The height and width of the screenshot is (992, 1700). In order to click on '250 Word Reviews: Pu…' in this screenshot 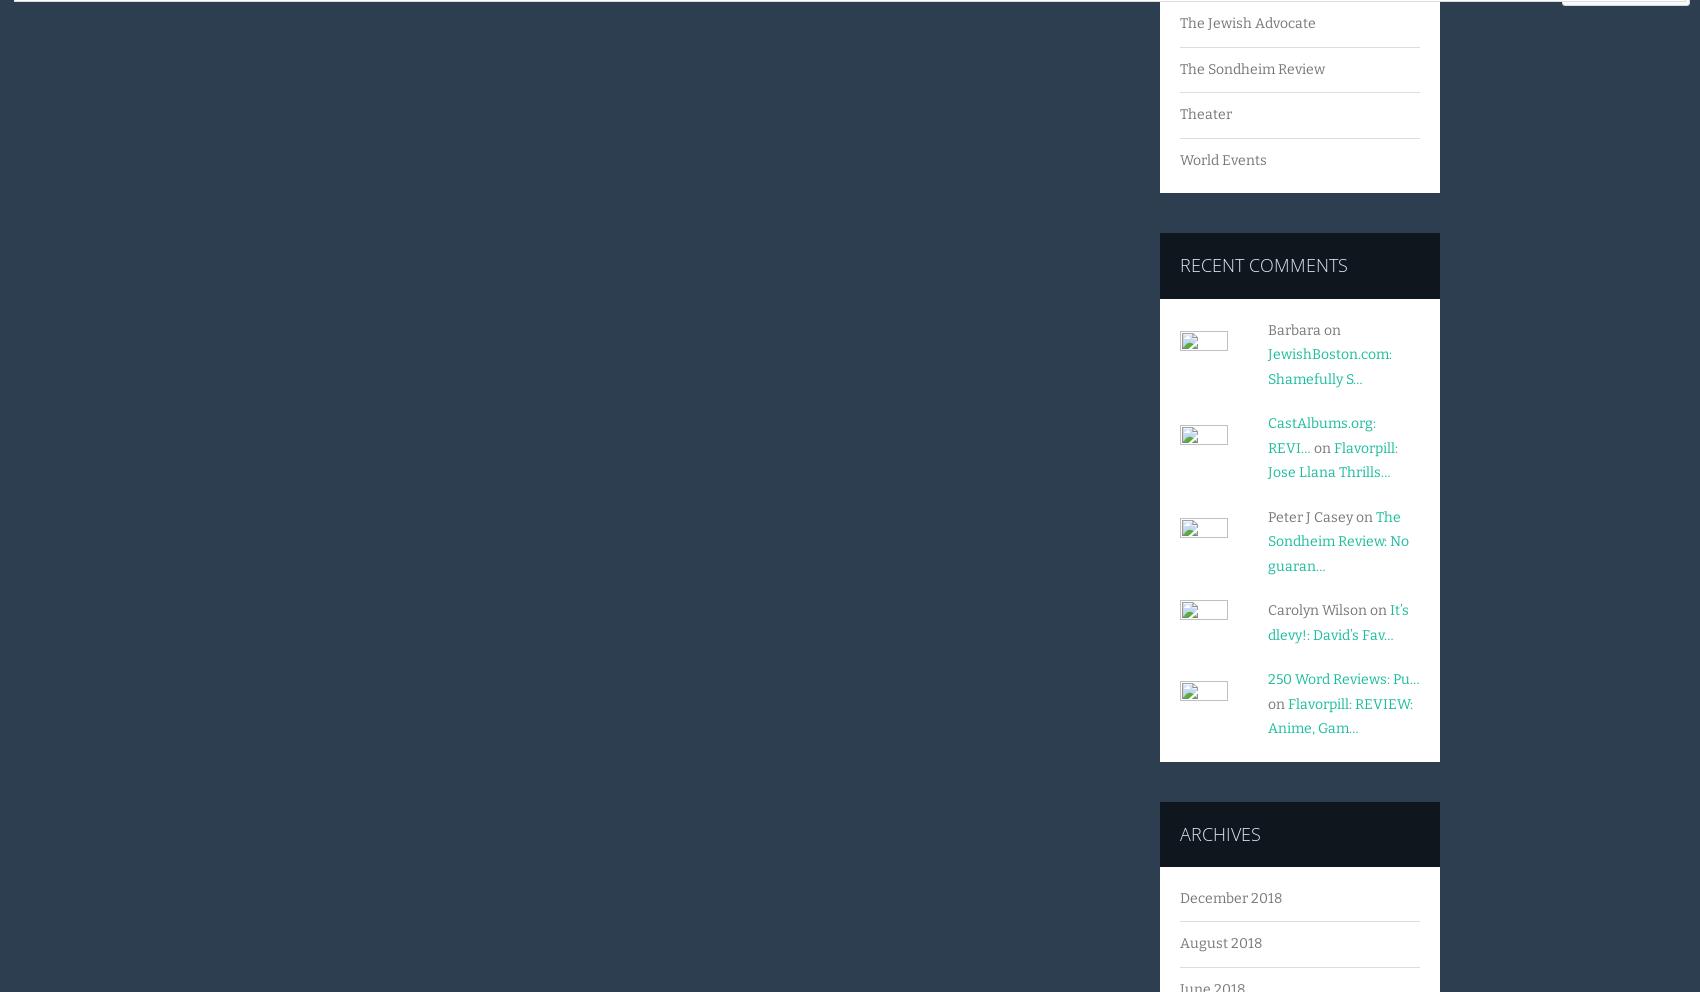, I will do `click(1344, 678)`.